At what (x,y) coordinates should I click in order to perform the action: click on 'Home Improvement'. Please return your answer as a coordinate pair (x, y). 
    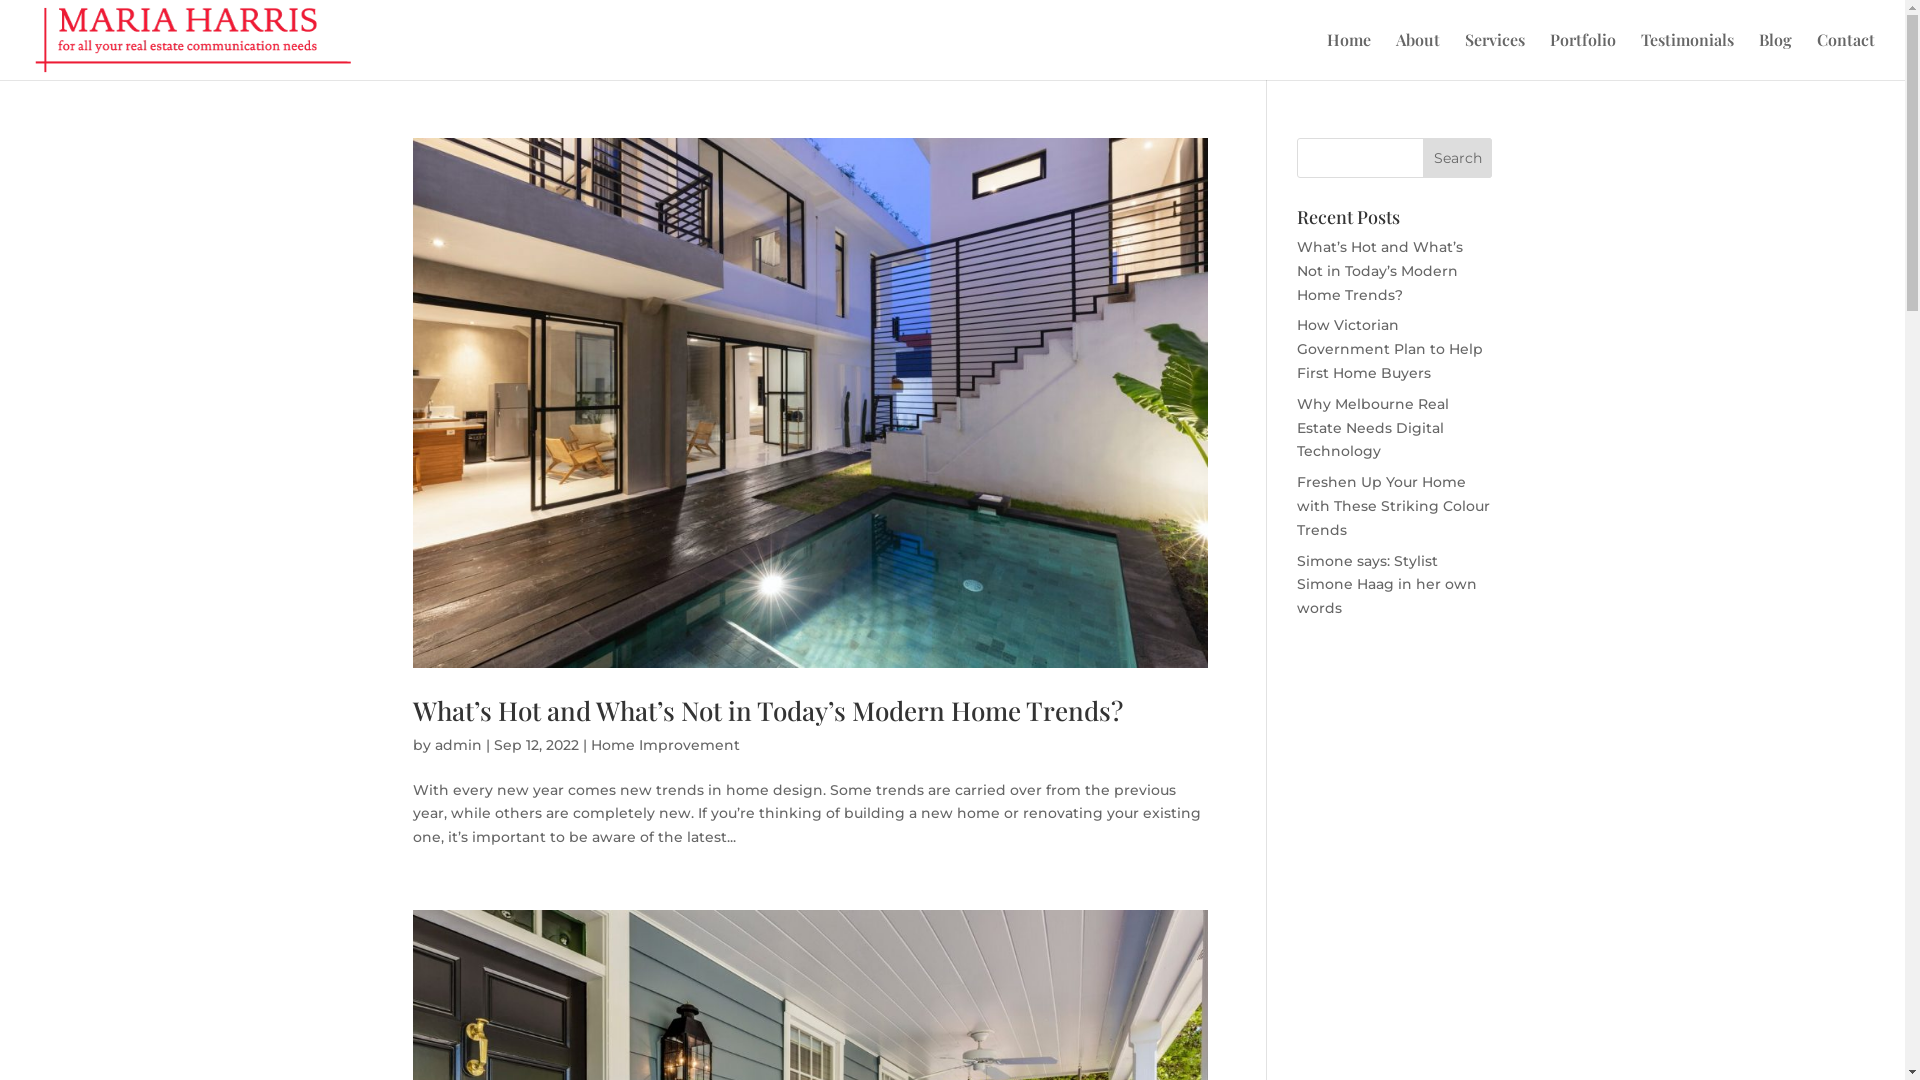
    Looking at the image, I should click on (664, 744).